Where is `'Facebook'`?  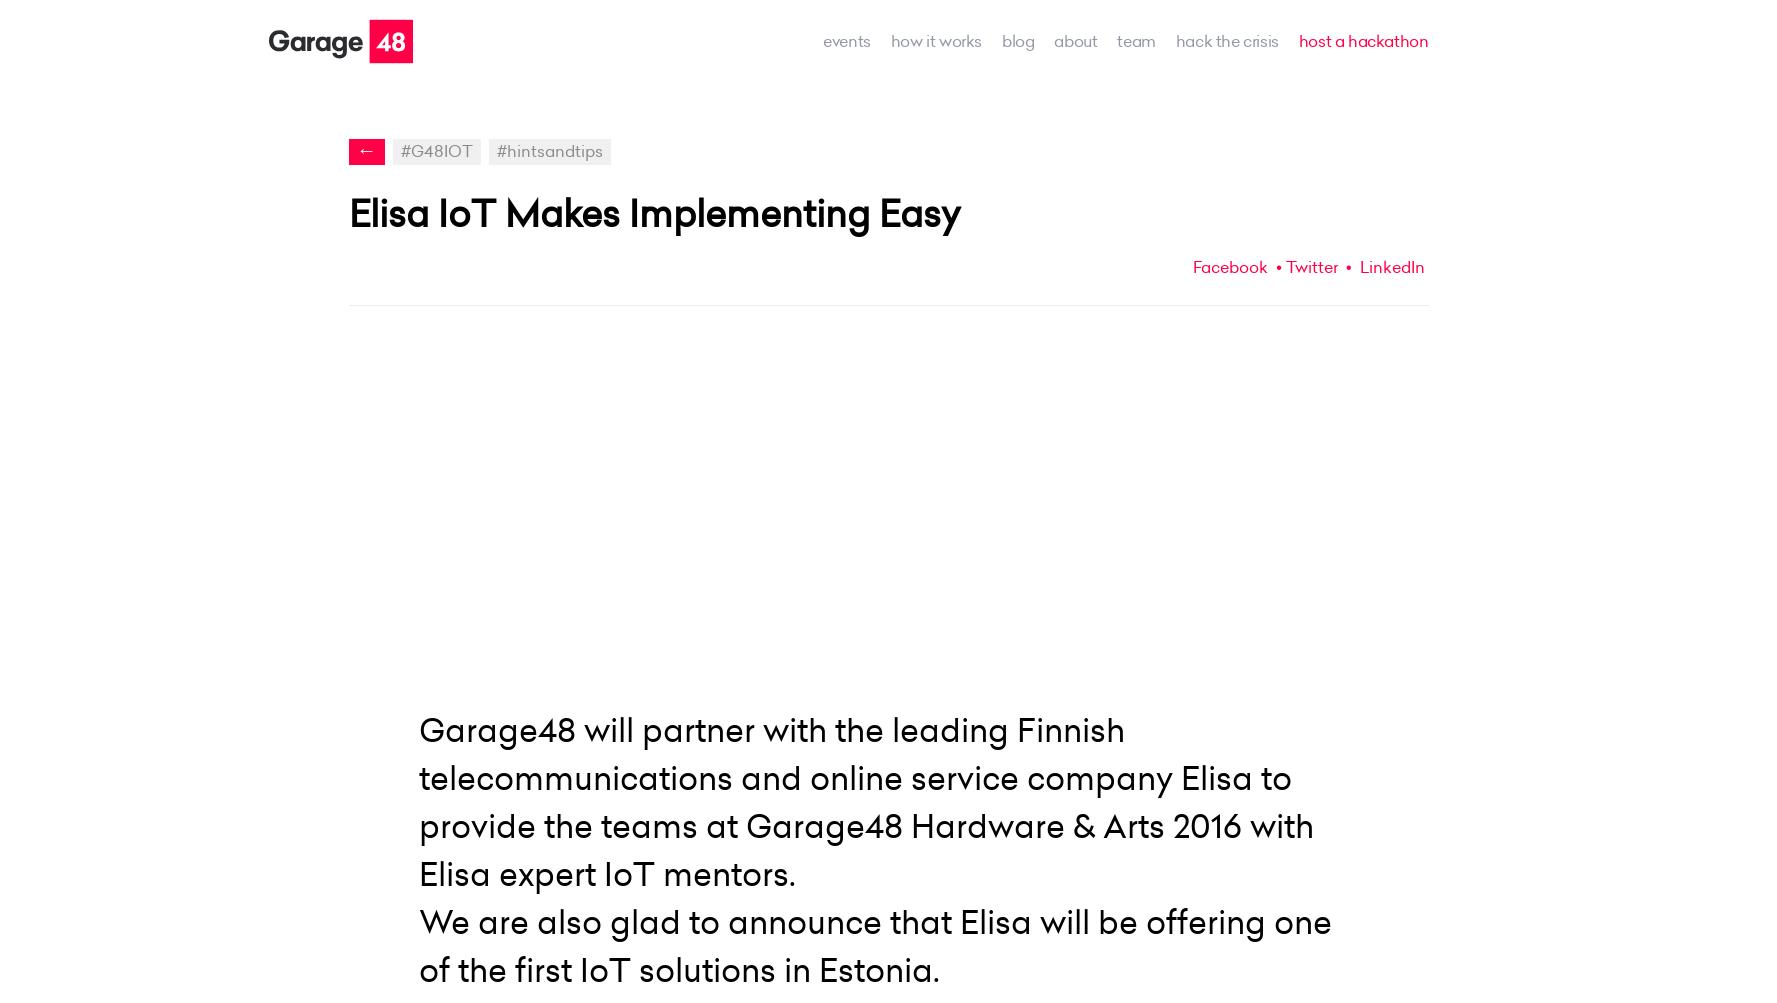 'Facebook' is located at coordinates (1230, 265).